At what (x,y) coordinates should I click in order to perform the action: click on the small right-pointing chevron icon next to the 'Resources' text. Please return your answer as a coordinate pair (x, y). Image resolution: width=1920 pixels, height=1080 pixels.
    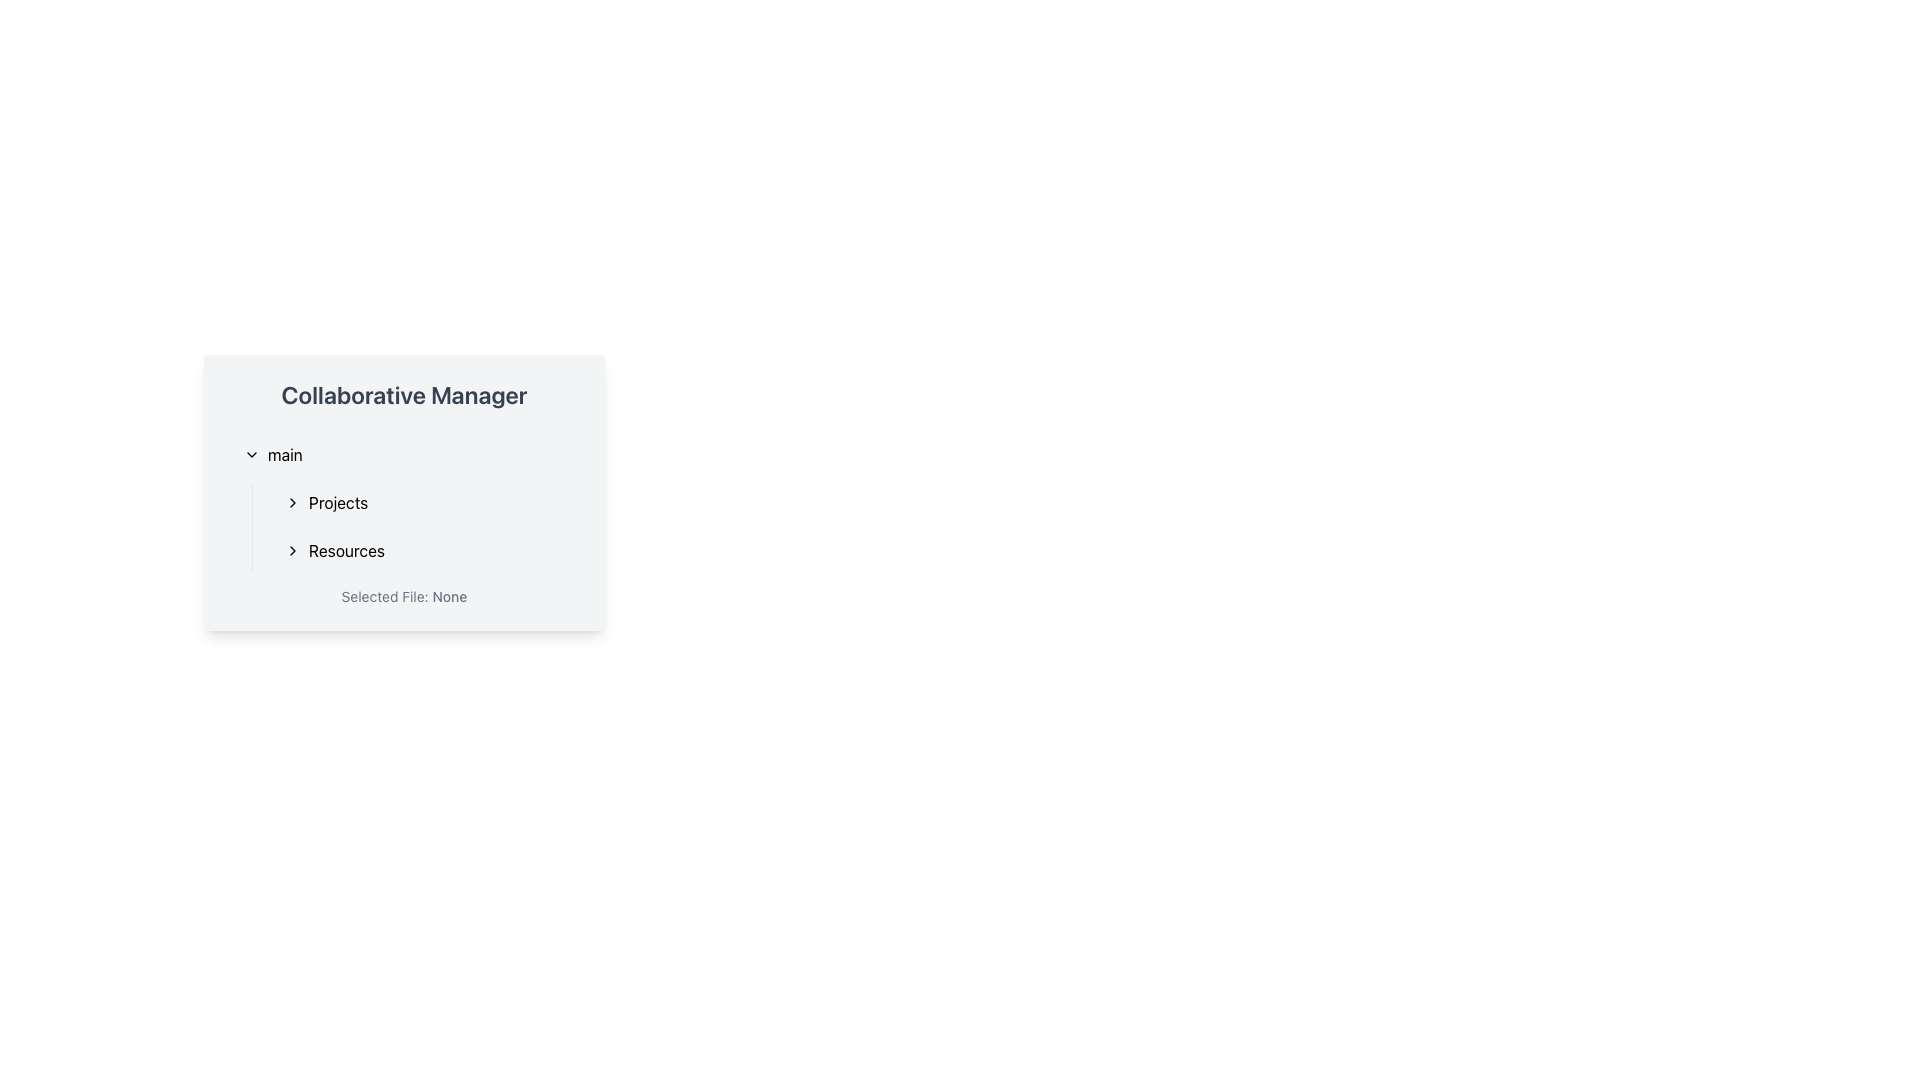
    Looking at the image, I should click on (291, 551).